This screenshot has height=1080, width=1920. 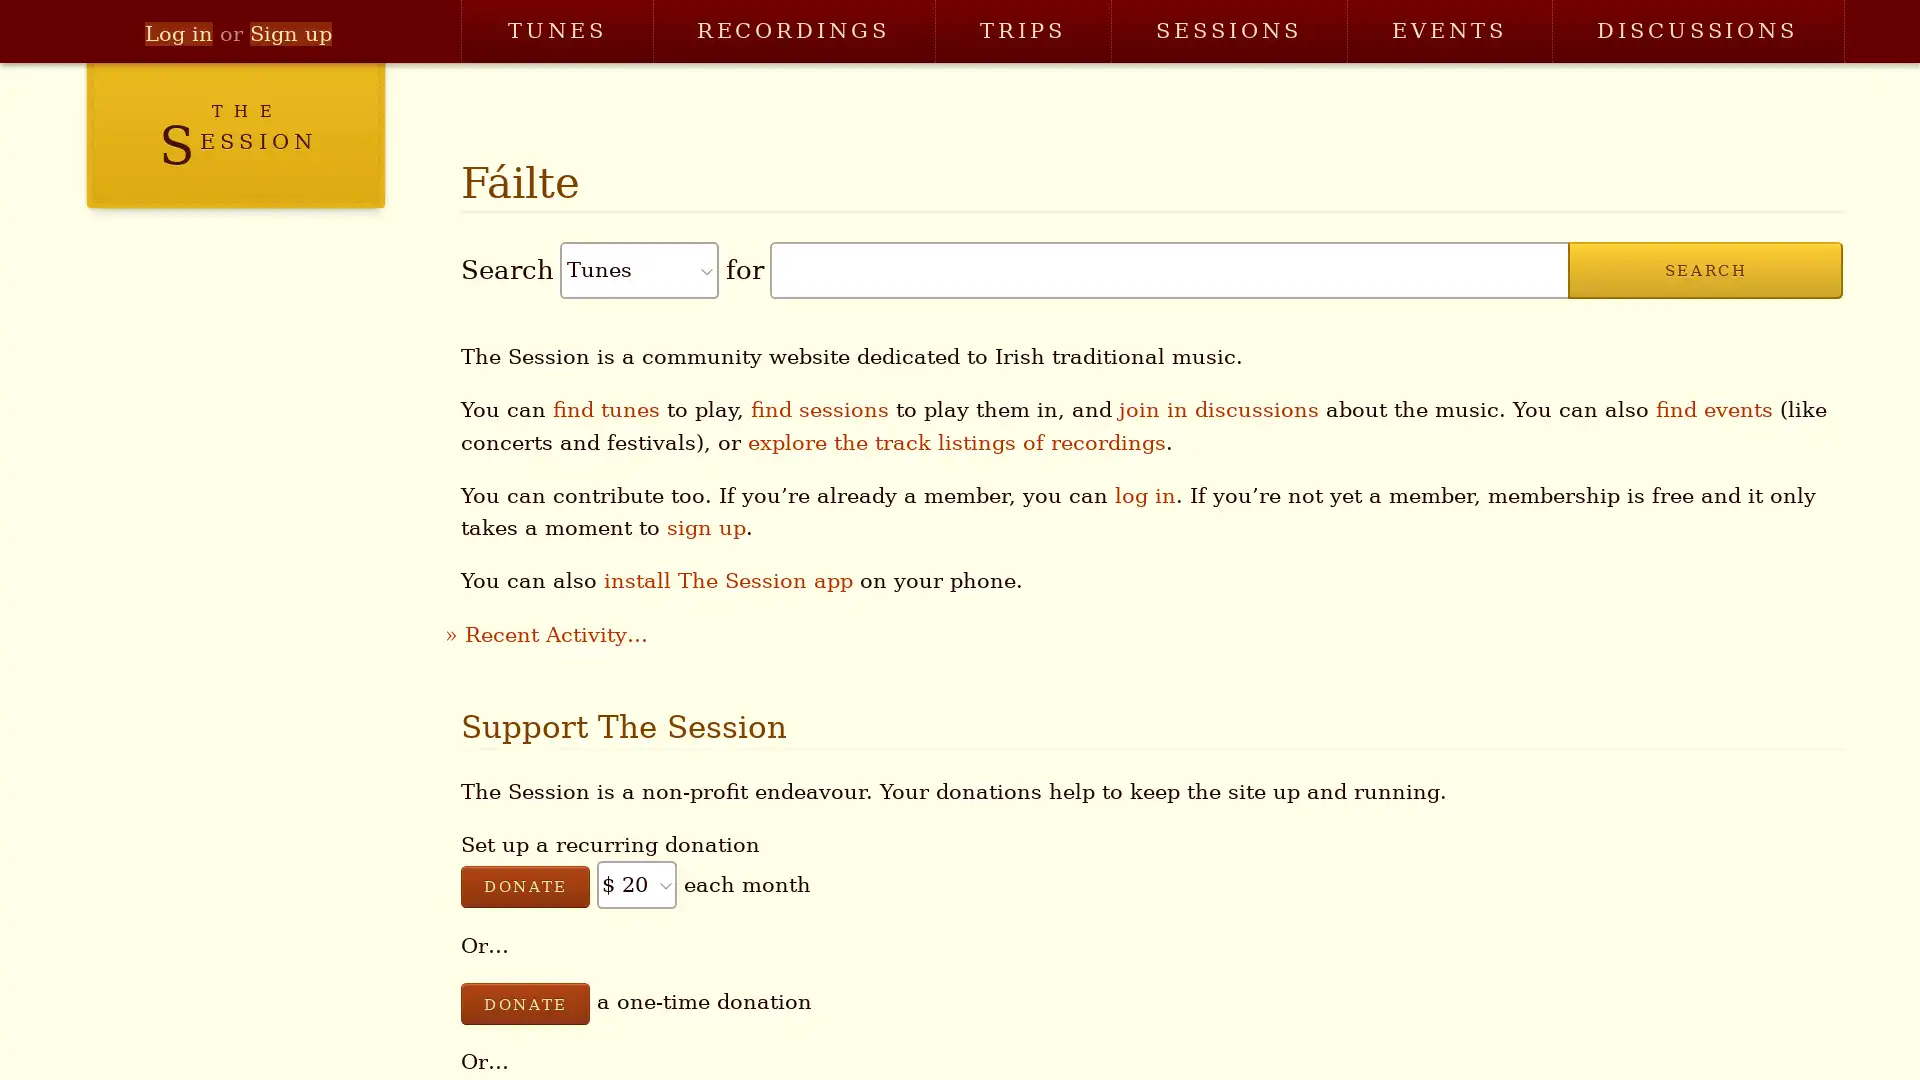 What do you see at coordinates (524, 885) in the screenshot?
I see `donate` at bounding box center [524, 885].